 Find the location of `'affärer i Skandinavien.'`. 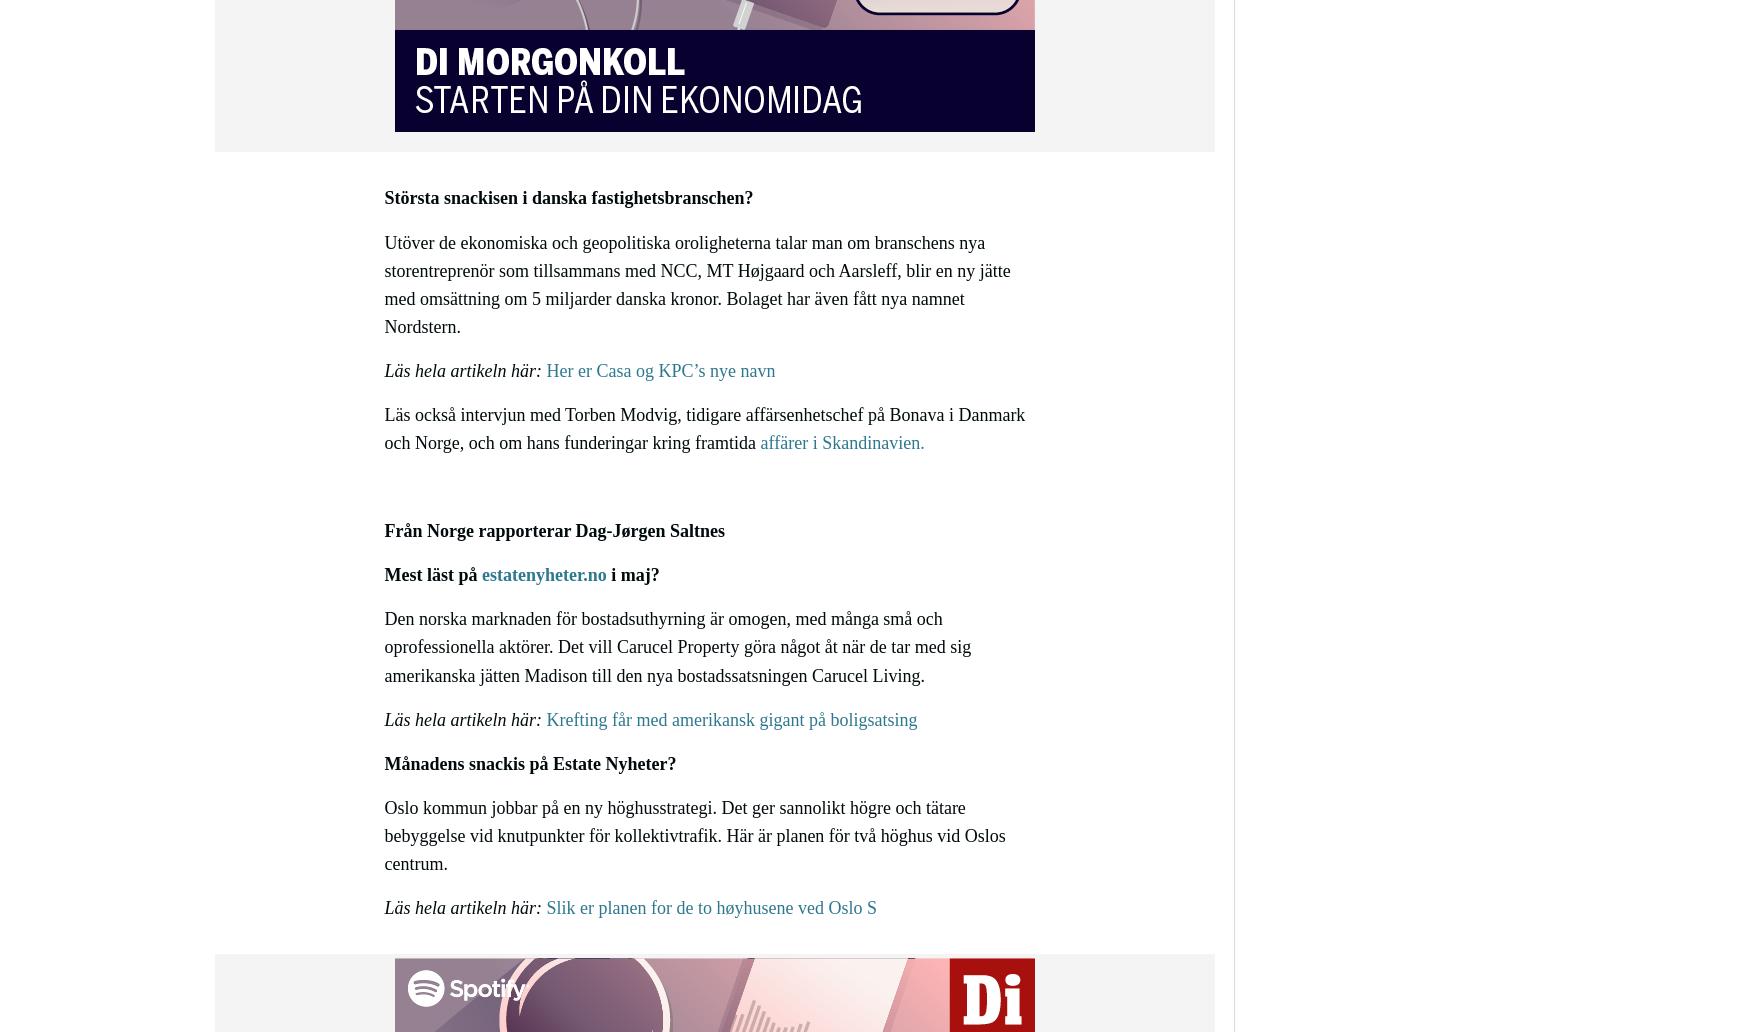

'affärer i Skandinavien.' is located at coordinates (841, 442).